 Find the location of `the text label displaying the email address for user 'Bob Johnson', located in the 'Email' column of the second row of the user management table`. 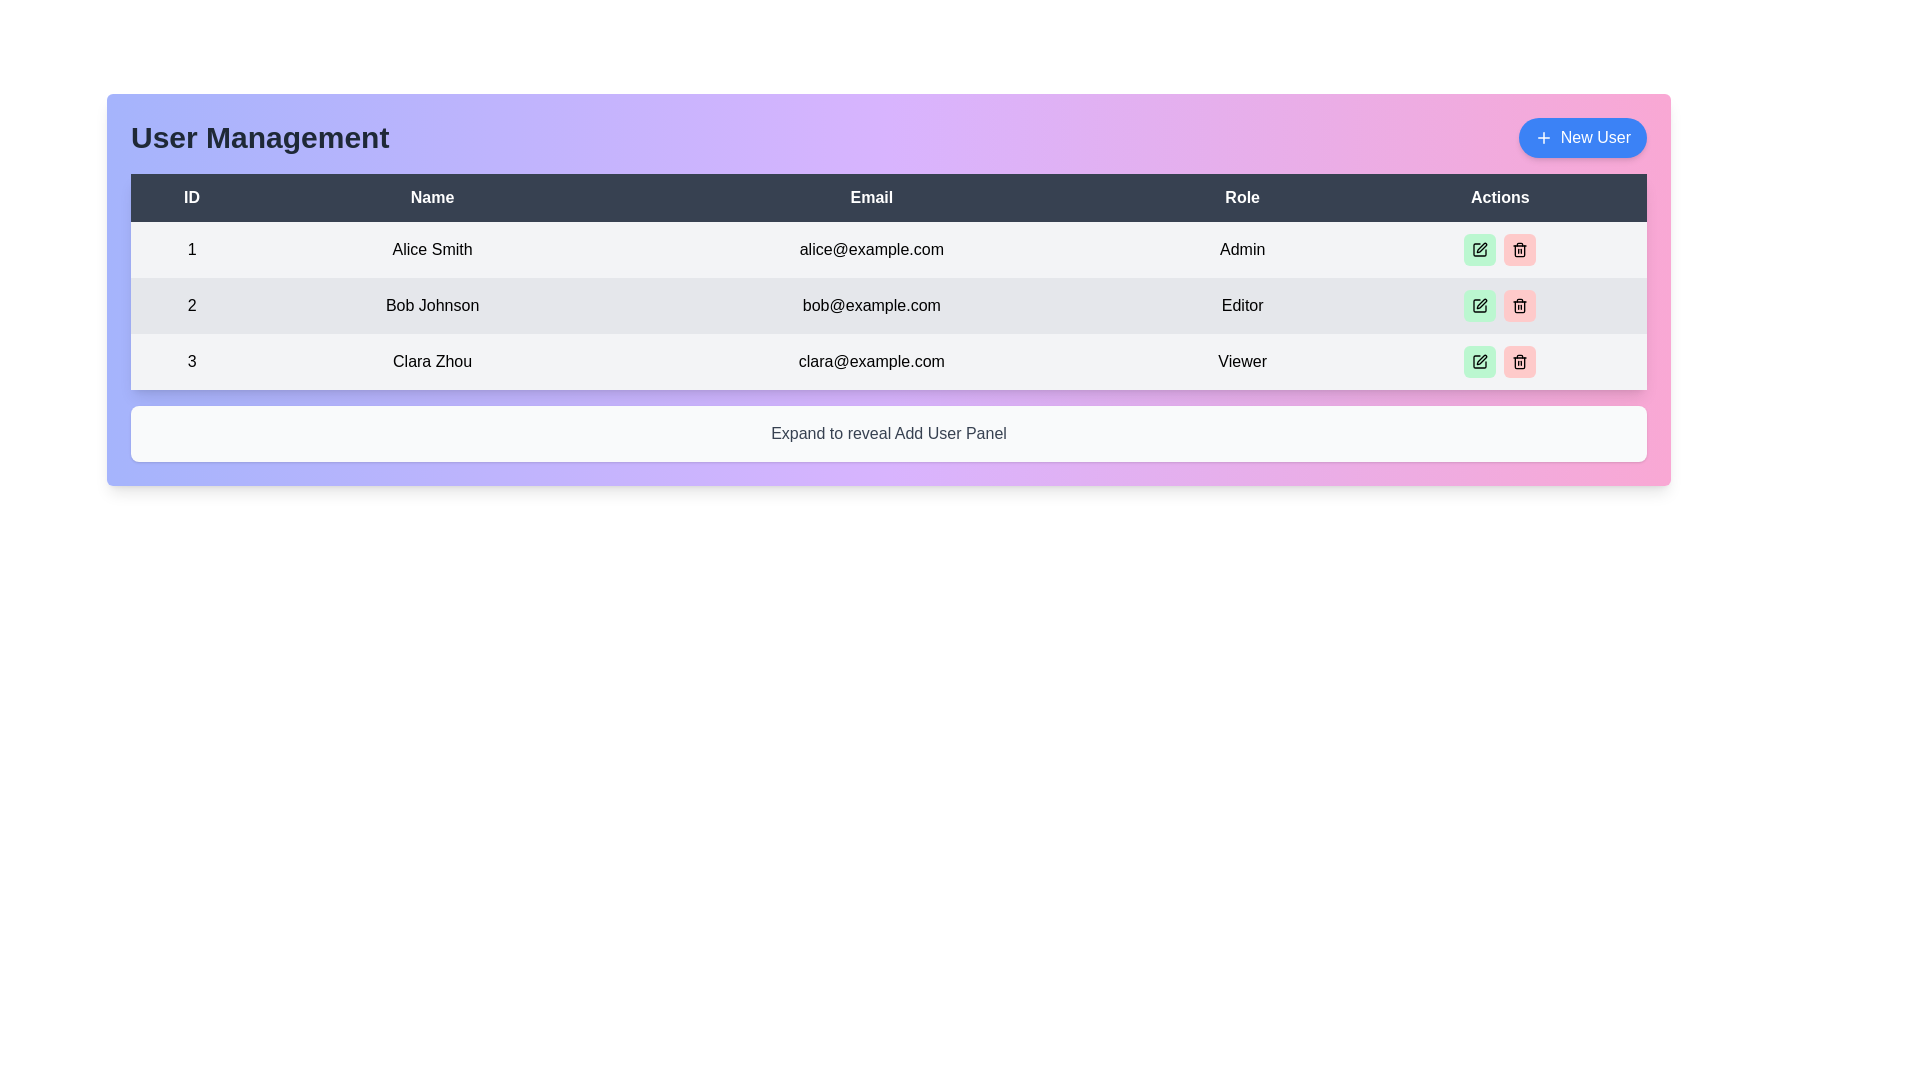

the text label displaying the email address for user 'Bob Johnson', located in the 'Email' column of the second row of the user management table is located at coordinates (871, 305).